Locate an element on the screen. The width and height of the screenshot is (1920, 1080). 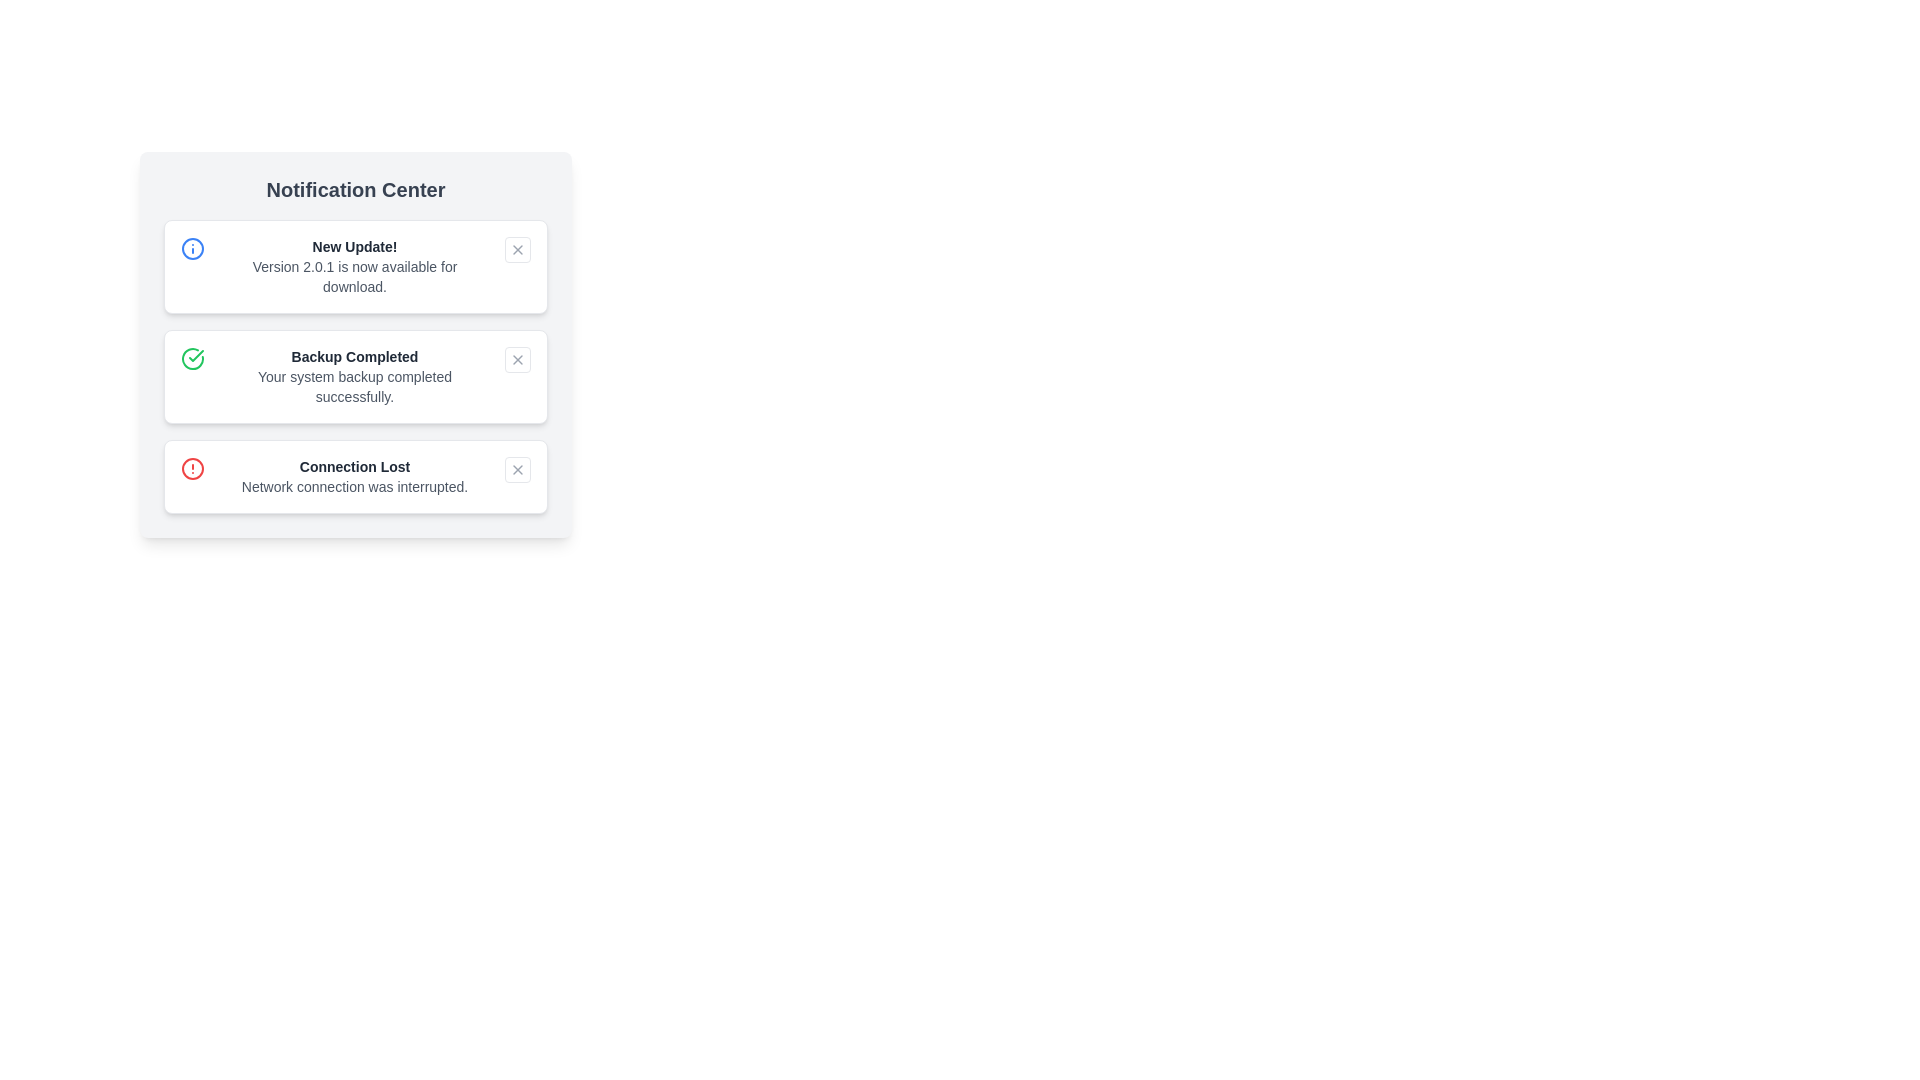
the static text that informs users about the availability of a new version, located below the 'New Update!' heading in the Notification Center is located at coordinates (355, 277).